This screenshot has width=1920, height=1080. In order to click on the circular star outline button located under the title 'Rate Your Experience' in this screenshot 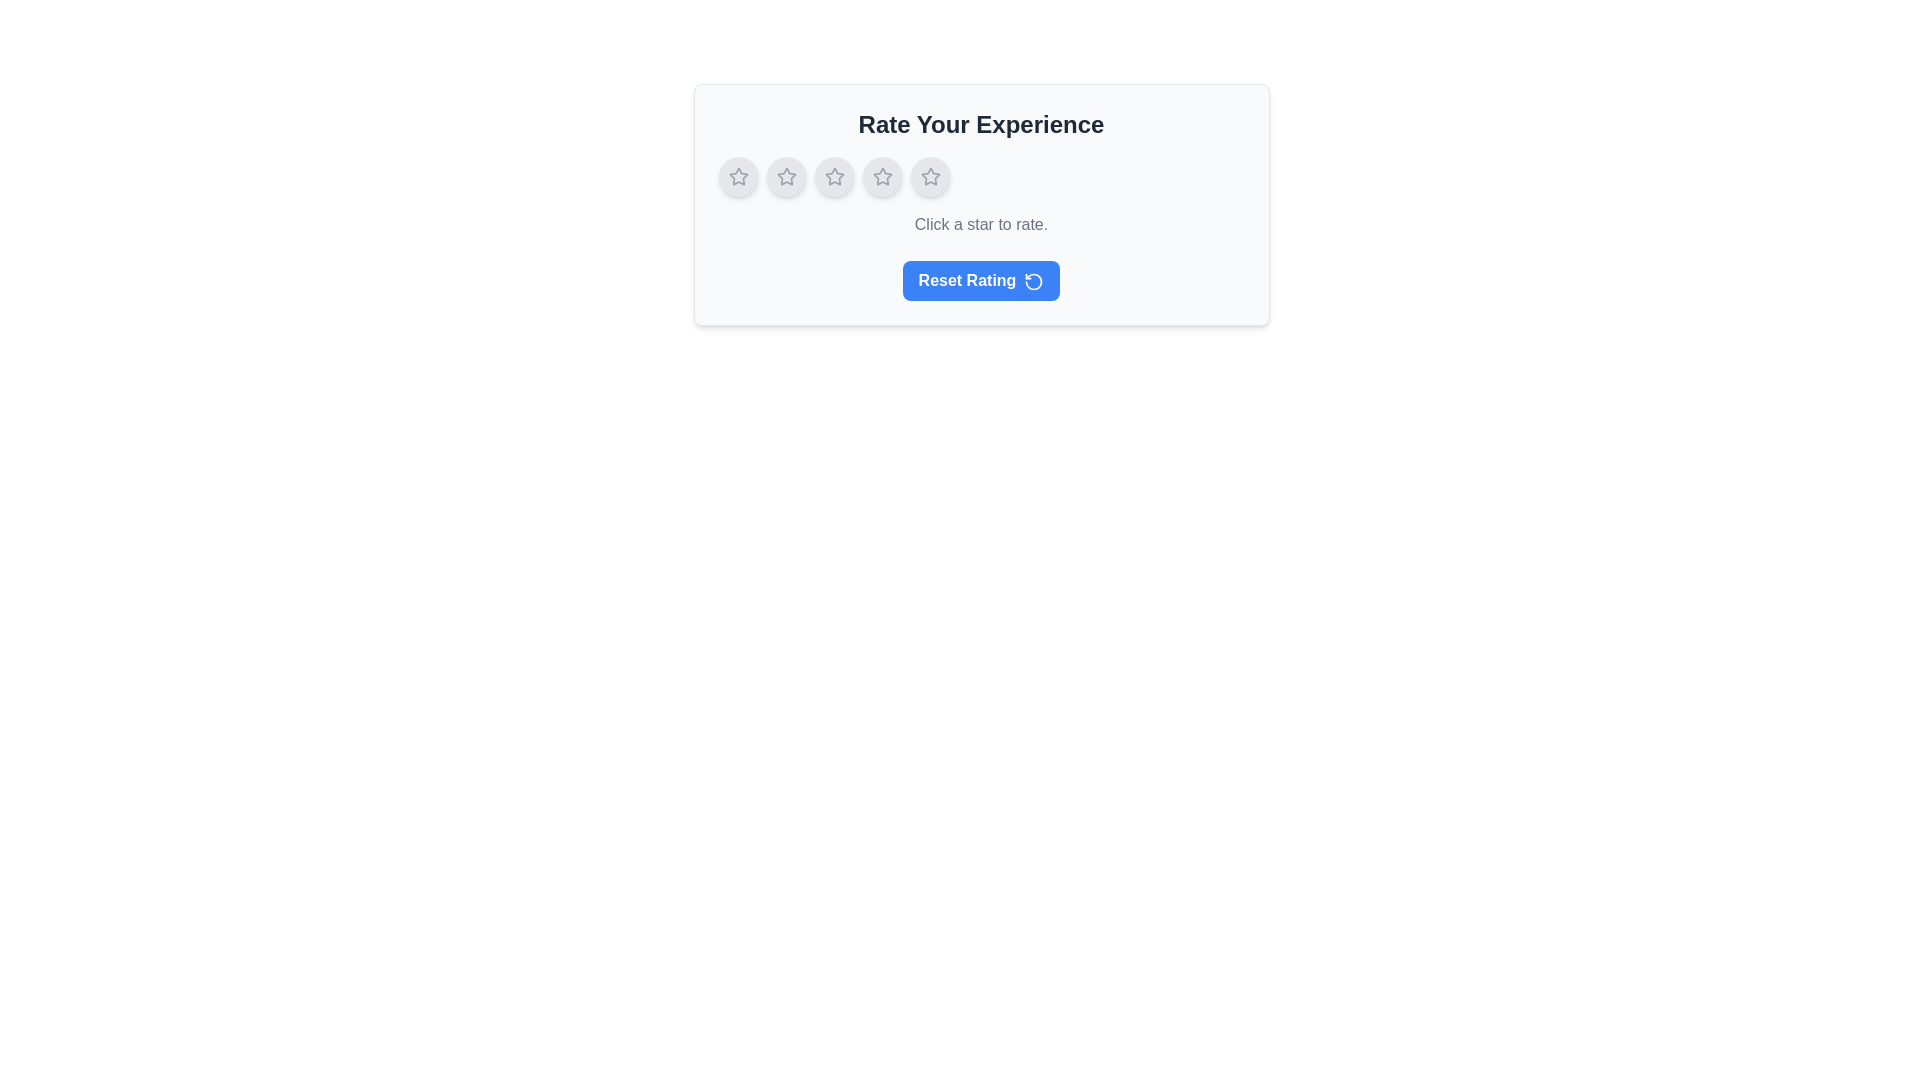, I will do `click(834, 176)`.